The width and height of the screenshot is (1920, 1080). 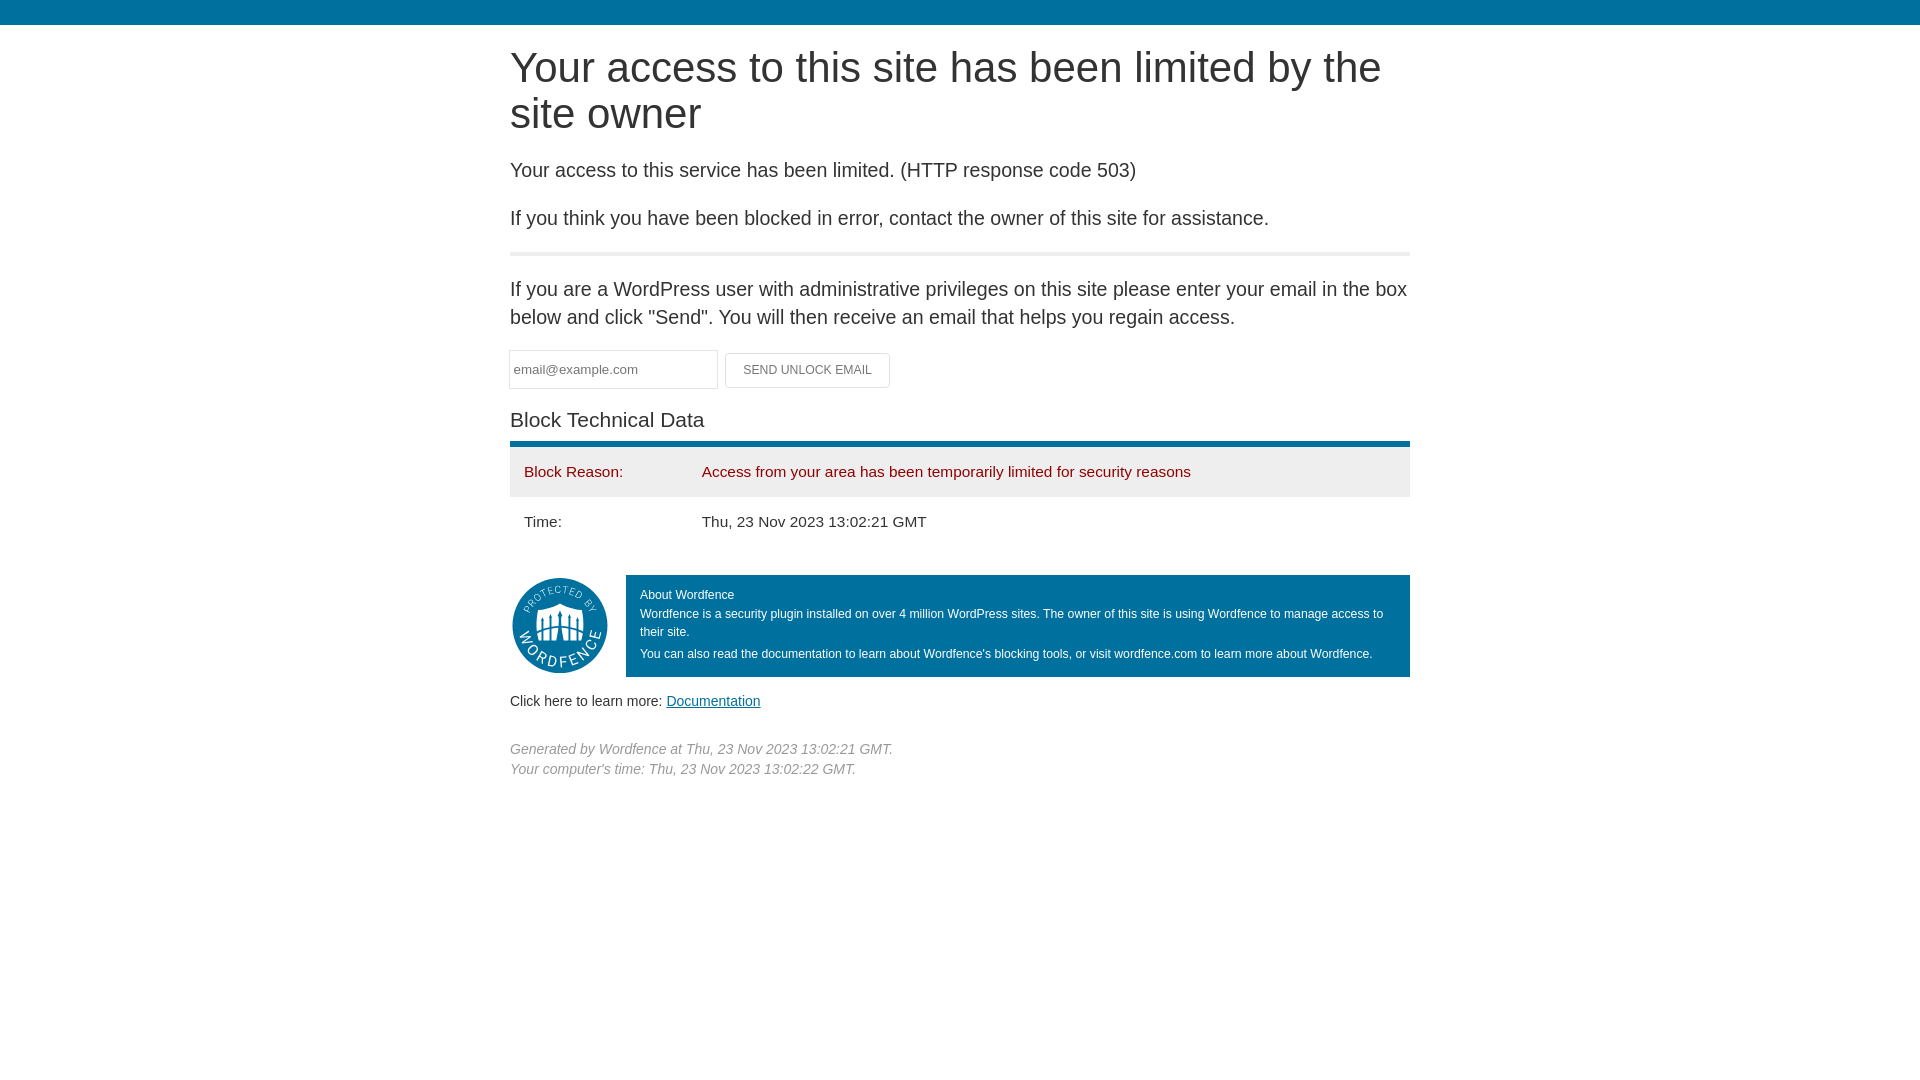 I want to click on 'Send Unlock Email', so click(x=807, y=370).